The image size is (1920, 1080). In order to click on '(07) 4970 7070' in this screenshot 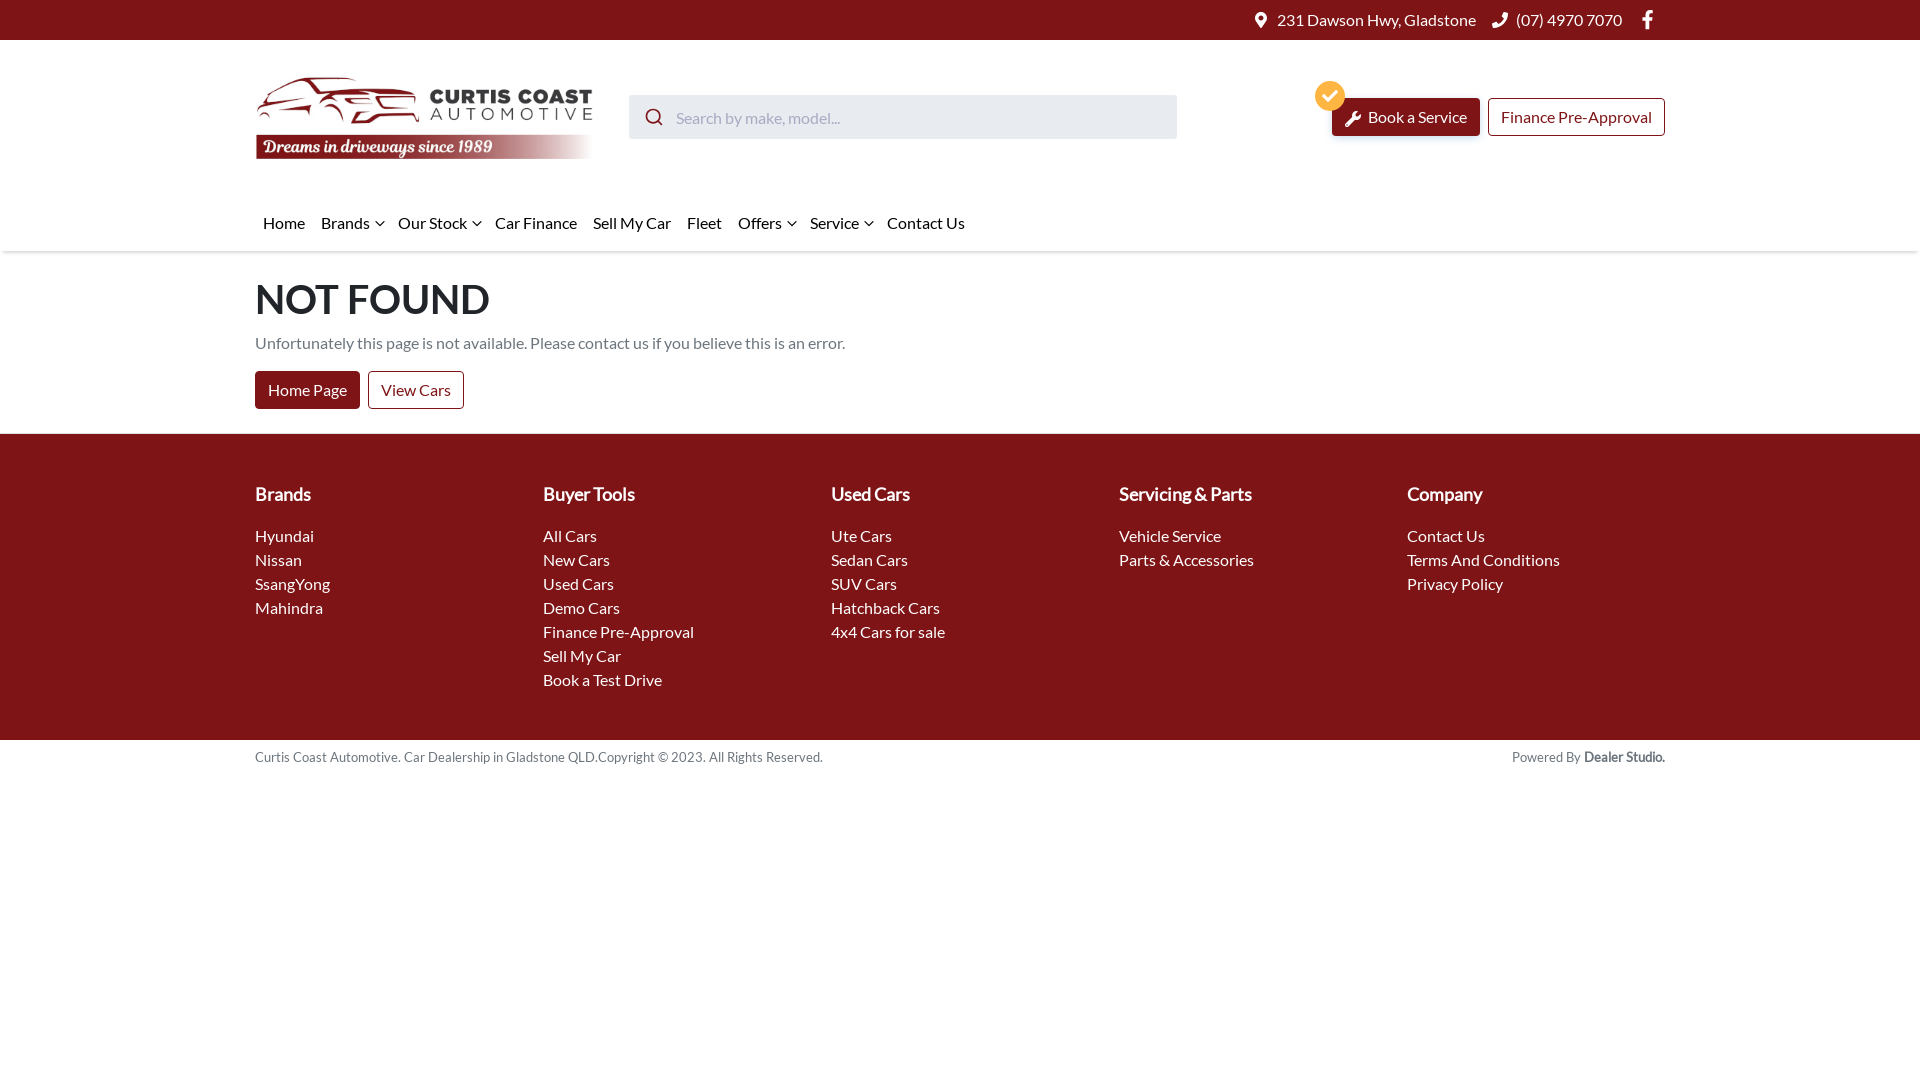, I will do `click(1568, 19)`.